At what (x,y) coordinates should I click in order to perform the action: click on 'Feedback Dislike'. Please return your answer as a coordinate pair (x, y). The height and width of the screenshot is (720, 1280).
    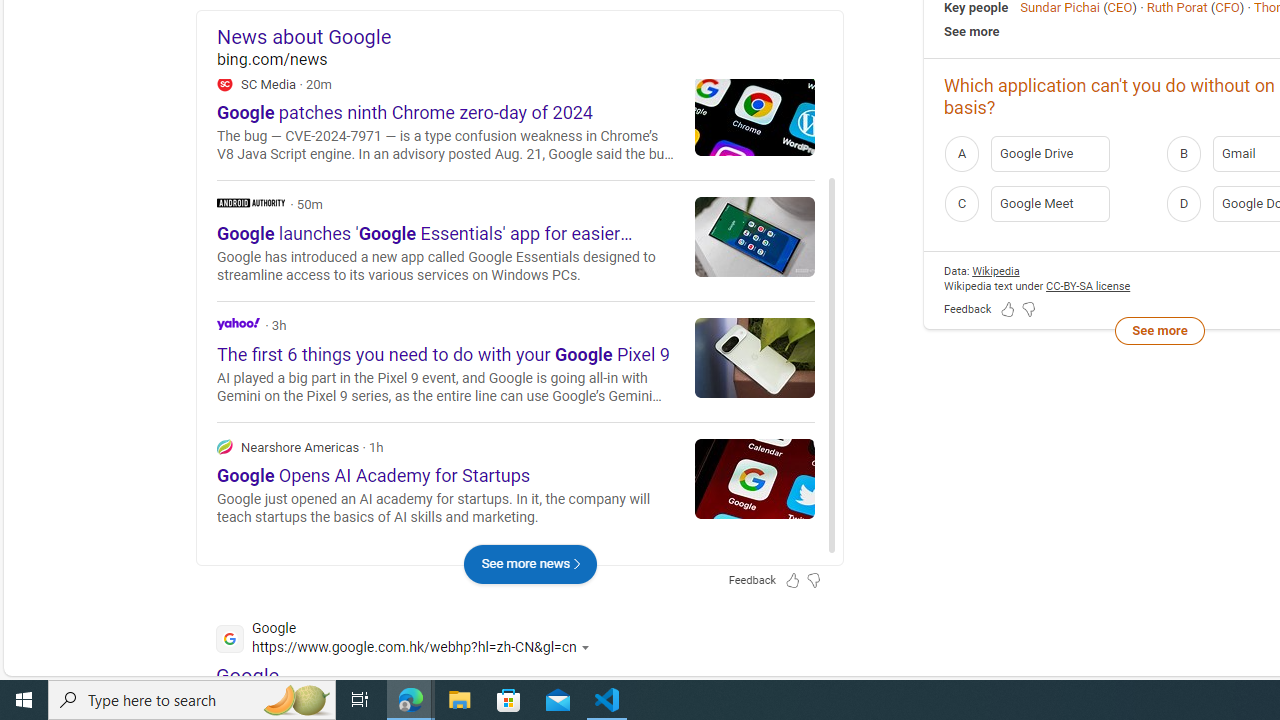
    Looking at the image, I should click on (1029, 309).